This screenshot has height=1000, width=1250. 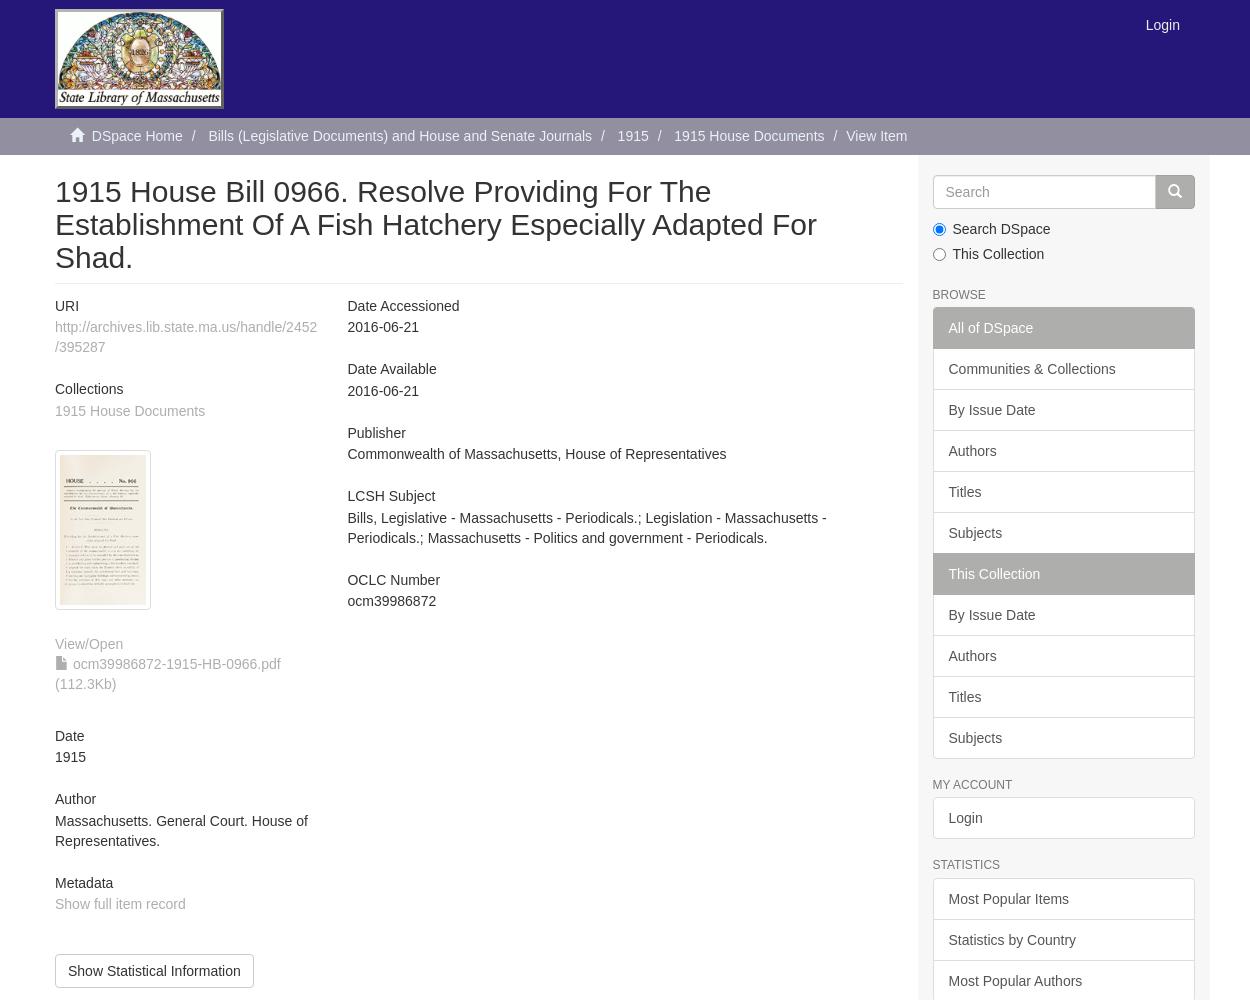 What do you see at coordinates (1015, 979) in the screenshot?
I see `'Most Popular Authors'` at bounding box center [1015, 979].